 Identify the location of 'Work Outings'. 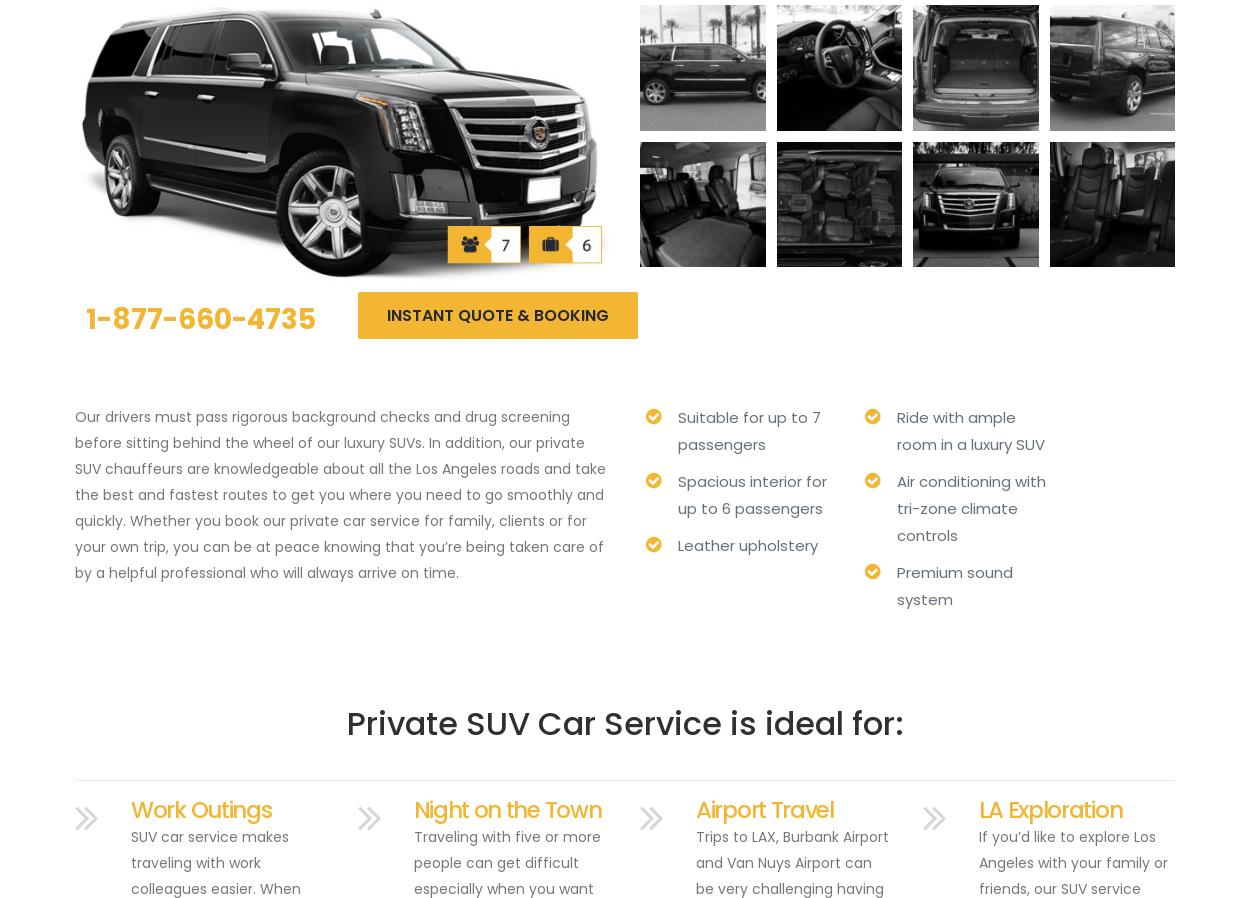
(131, 809).